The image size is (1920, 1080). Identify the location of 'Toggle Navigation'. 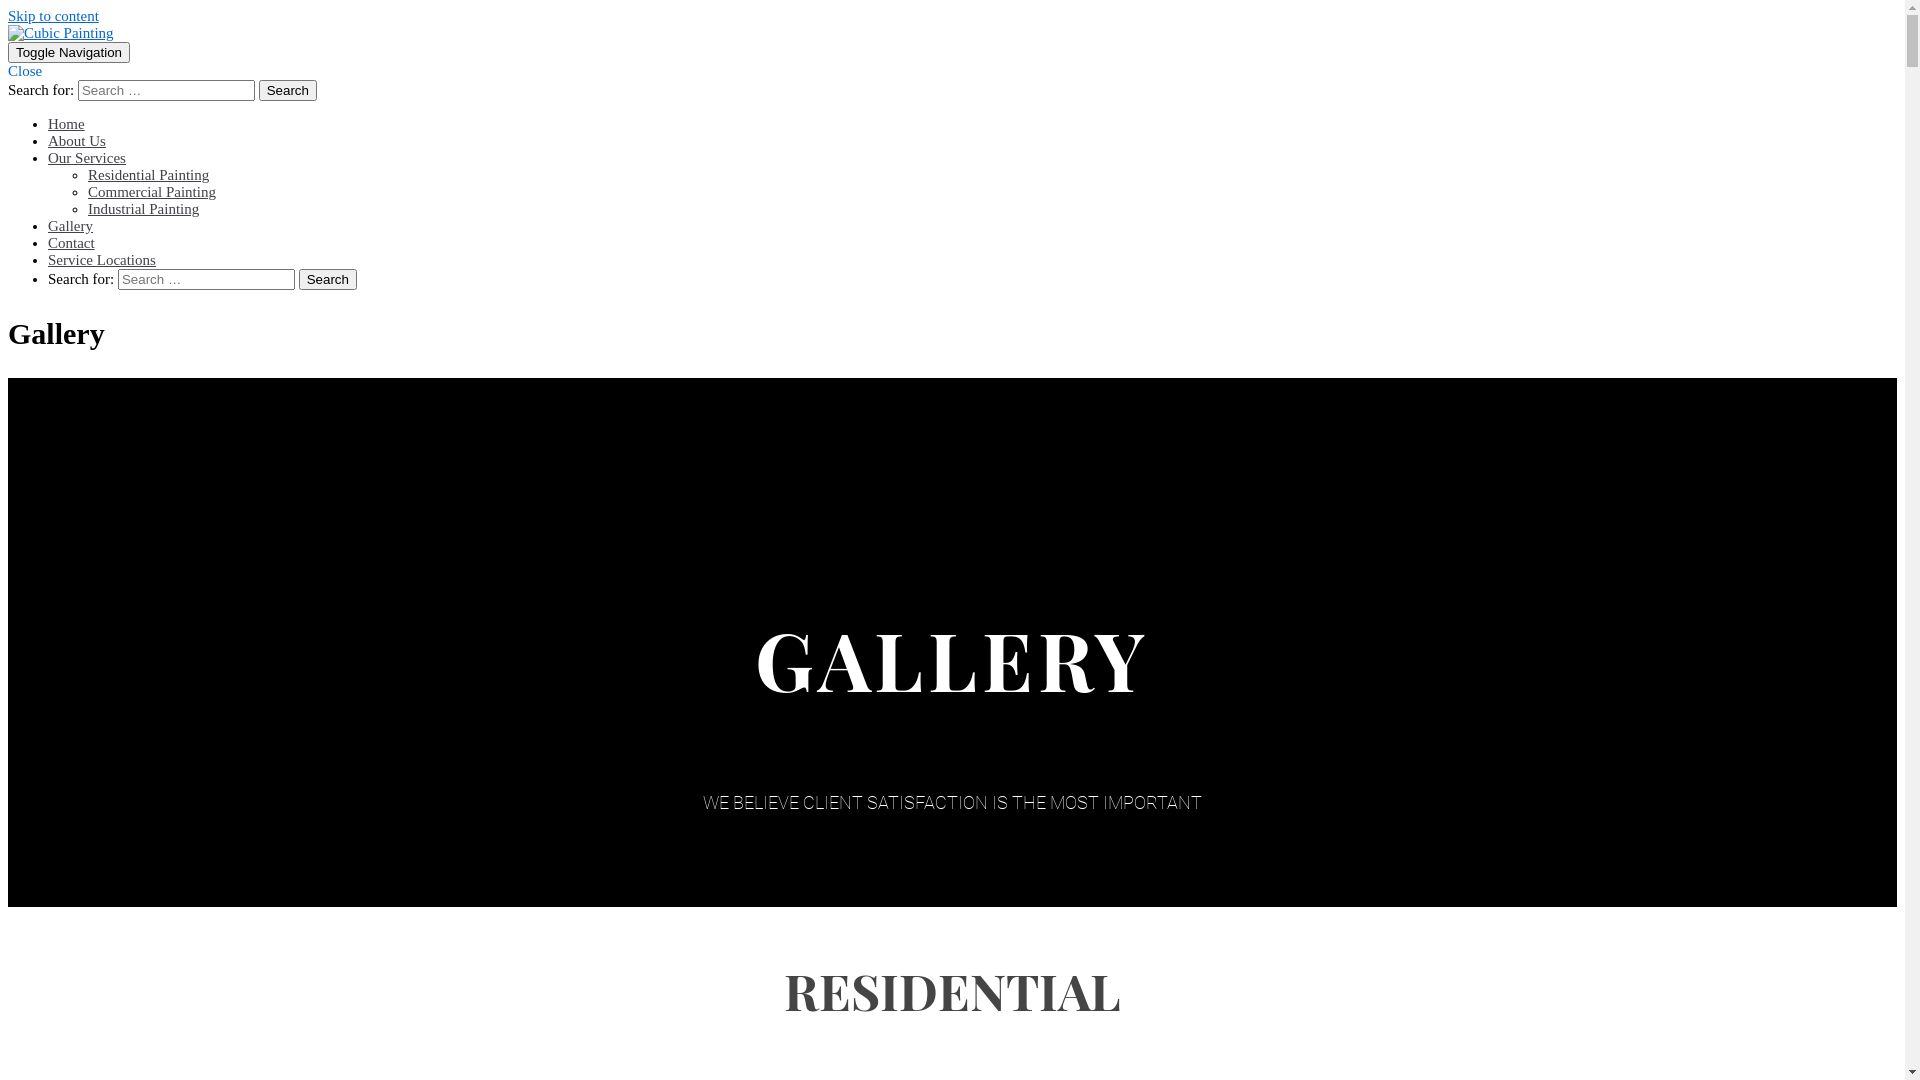
(68, 51).